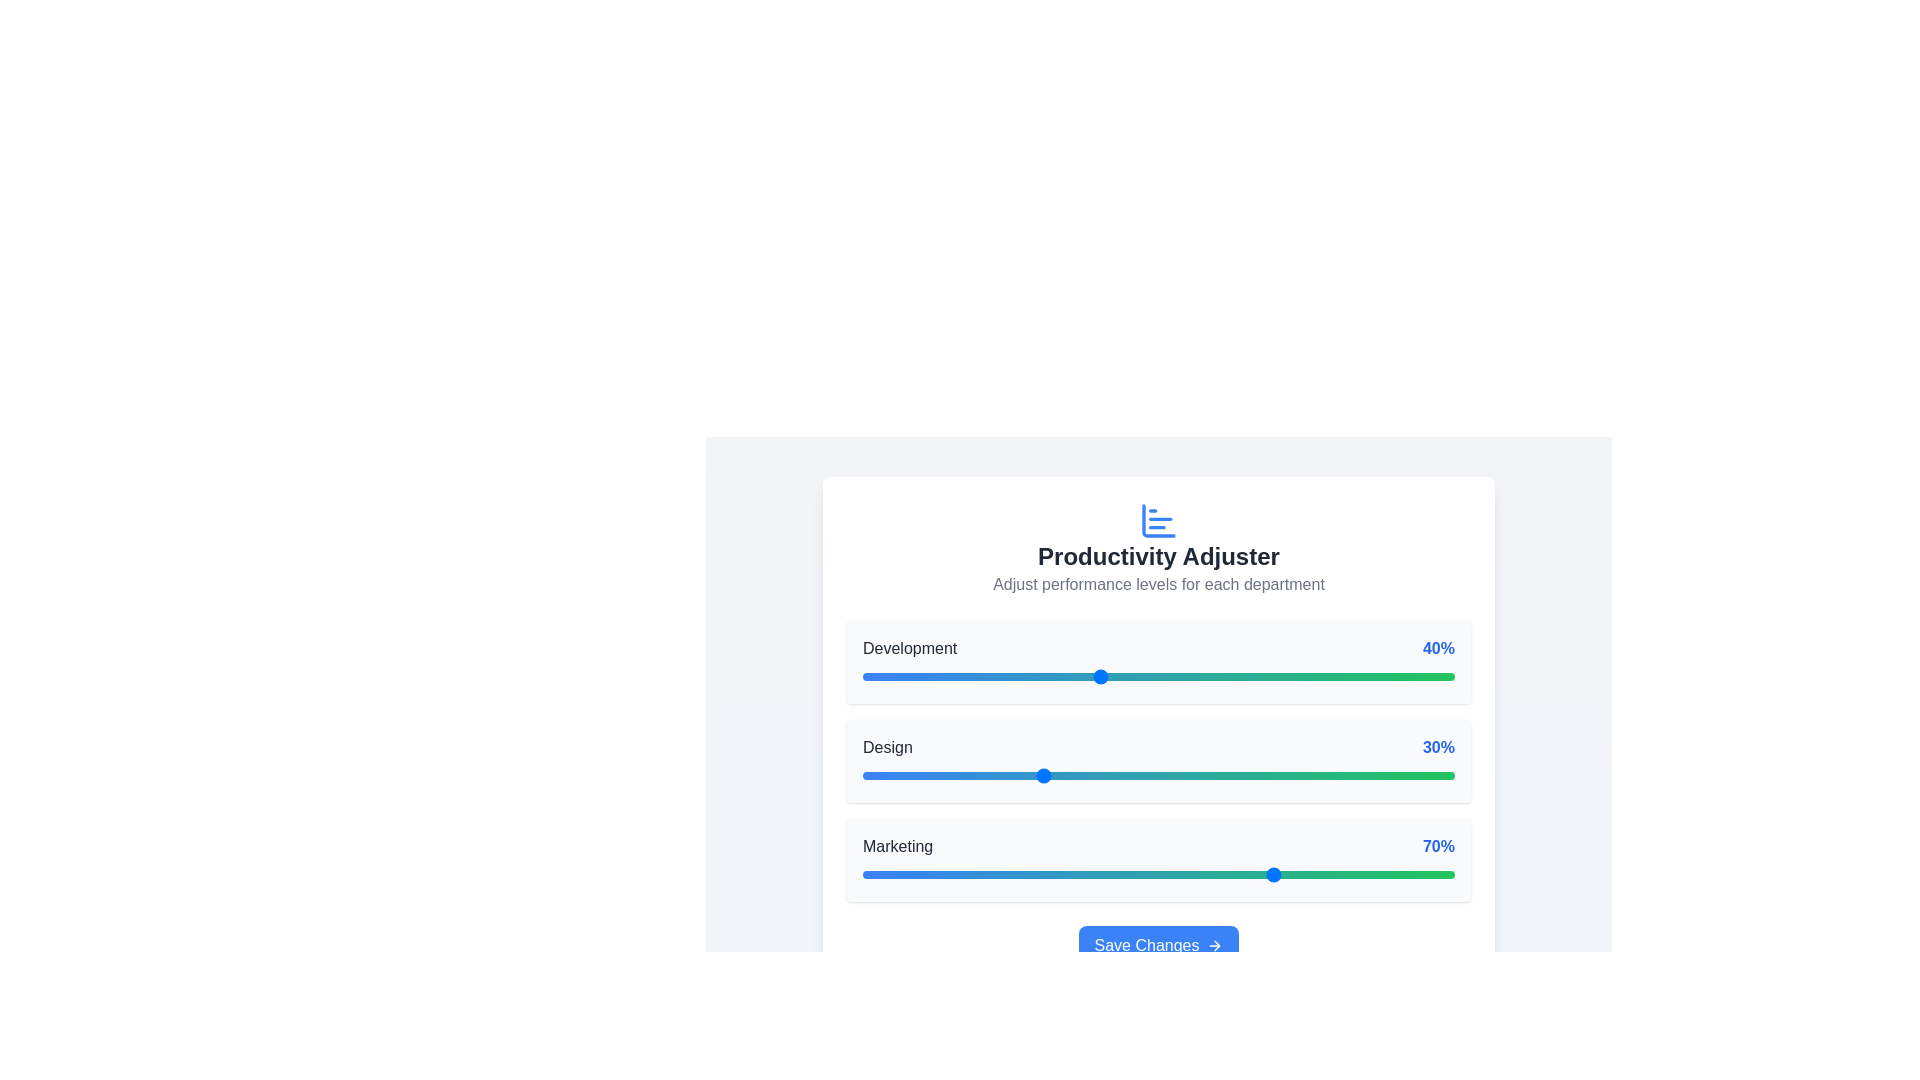  What do you see at coordinates (1045, 774) in the screenshot?
I see `the slider` at bounding box center [1045, 774].